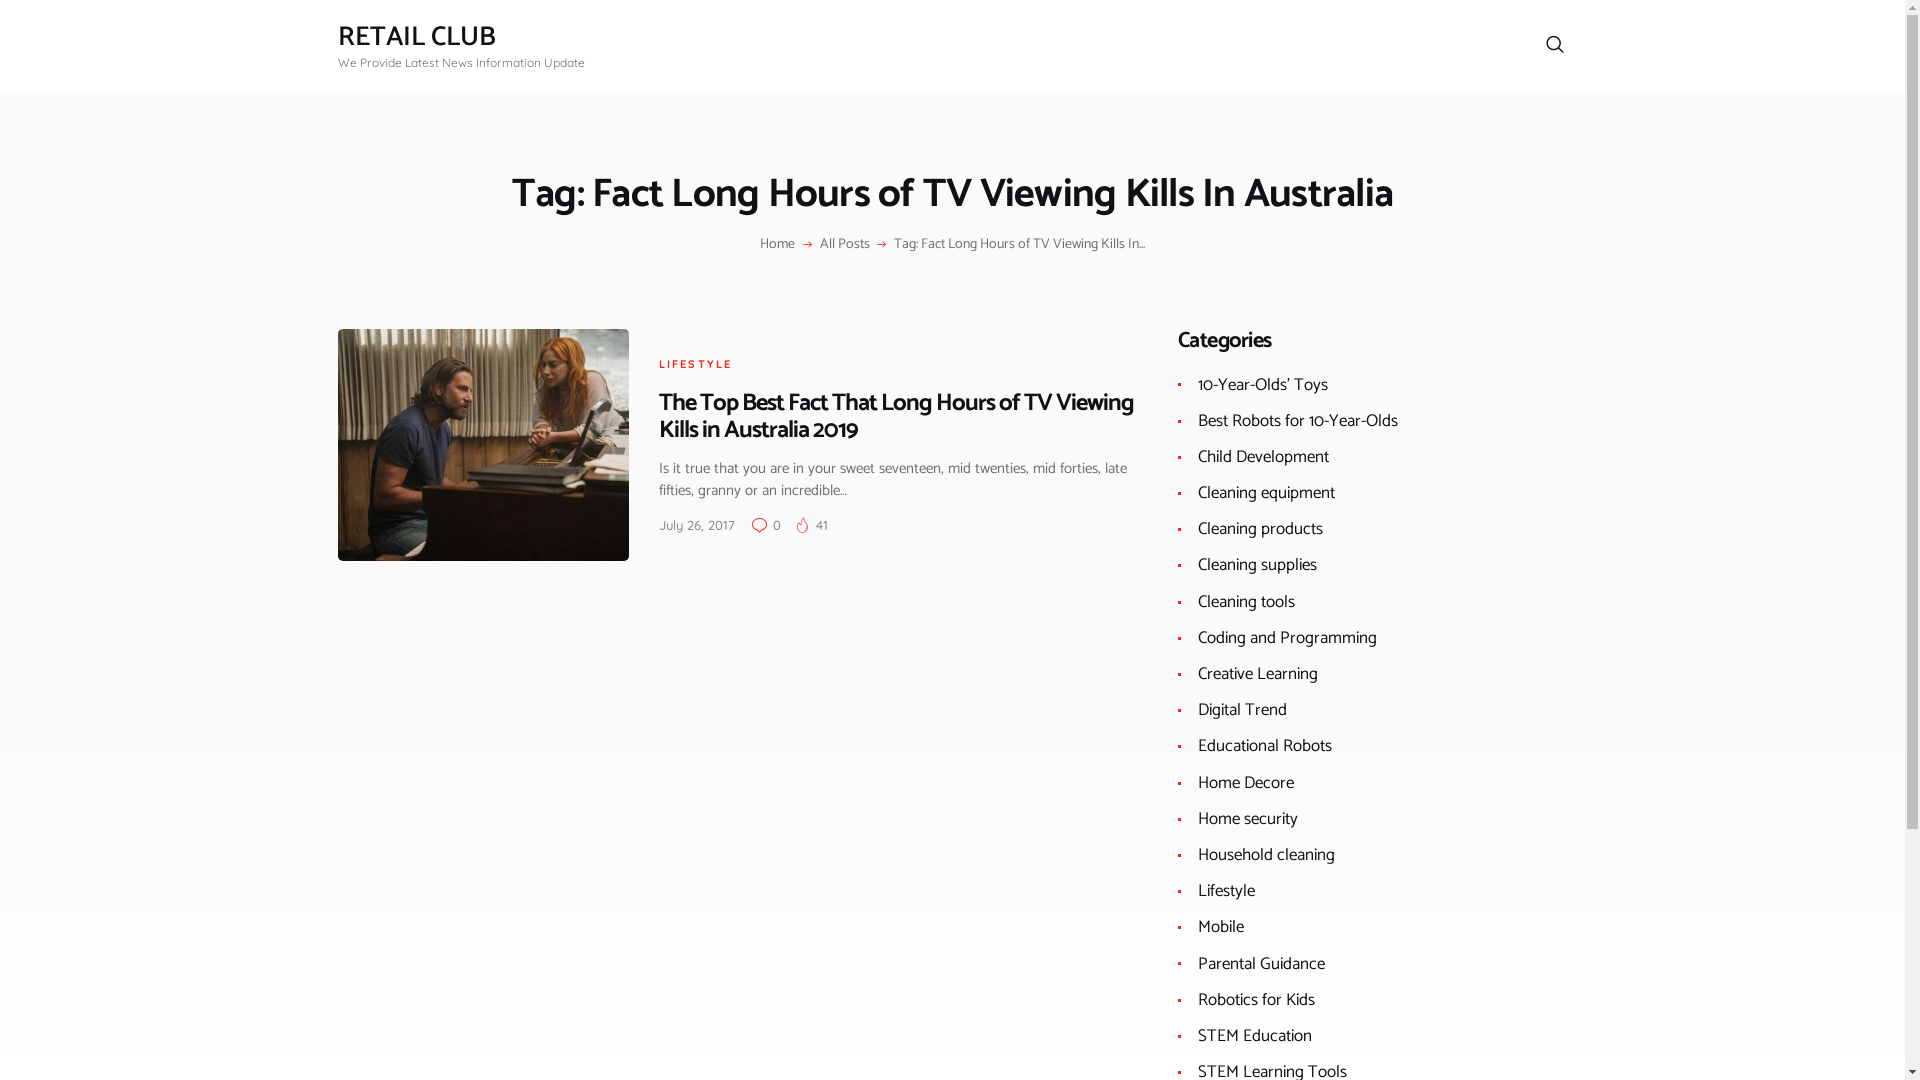 This screenshot has height=1080, width=1920. Describe the element at coordinates (1297, 419) in the screenshot. I see `'Best Robots for 10-Year-Olds'` at that location.